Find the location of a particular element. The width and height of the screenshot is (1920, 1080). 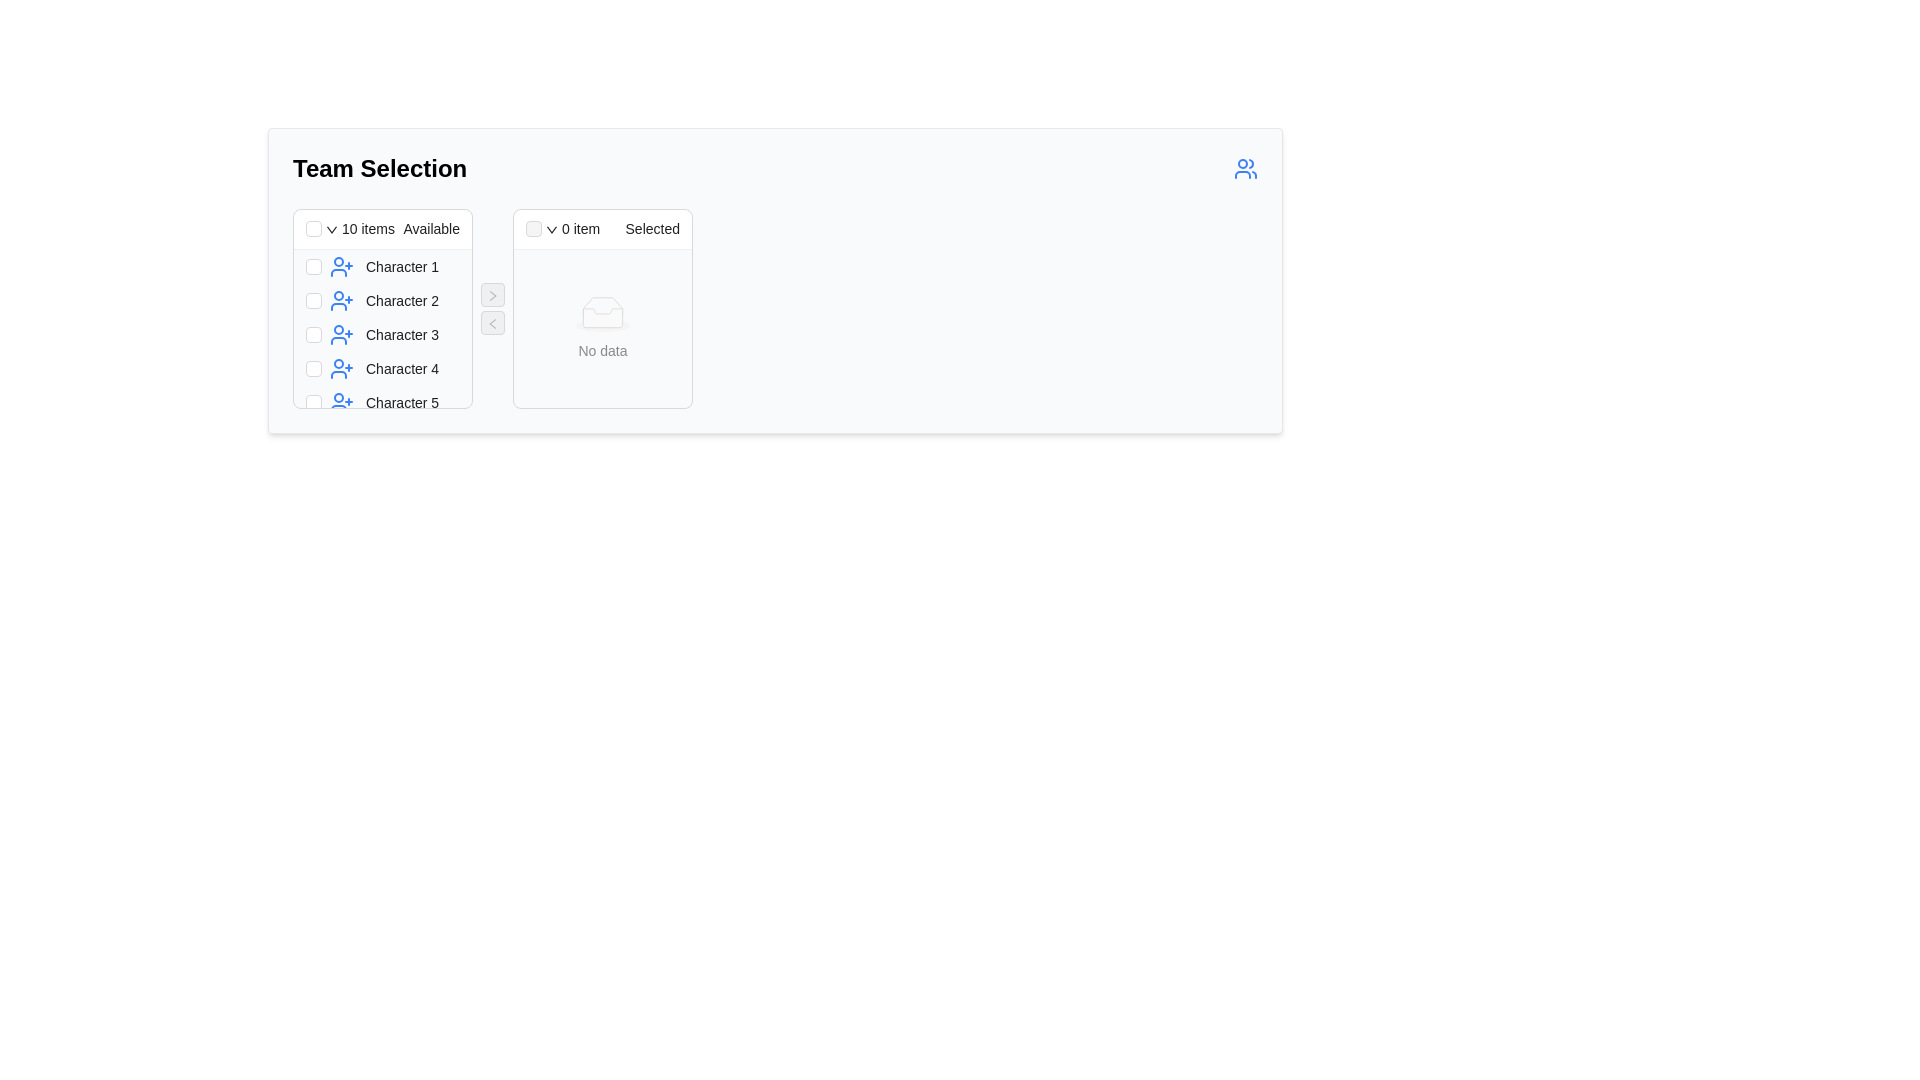

the unique right-facing arrow icon button that transitions items from the 'Available' list to the 'Selected' list in the Team Selection interface is located at coordinates (493, 294).